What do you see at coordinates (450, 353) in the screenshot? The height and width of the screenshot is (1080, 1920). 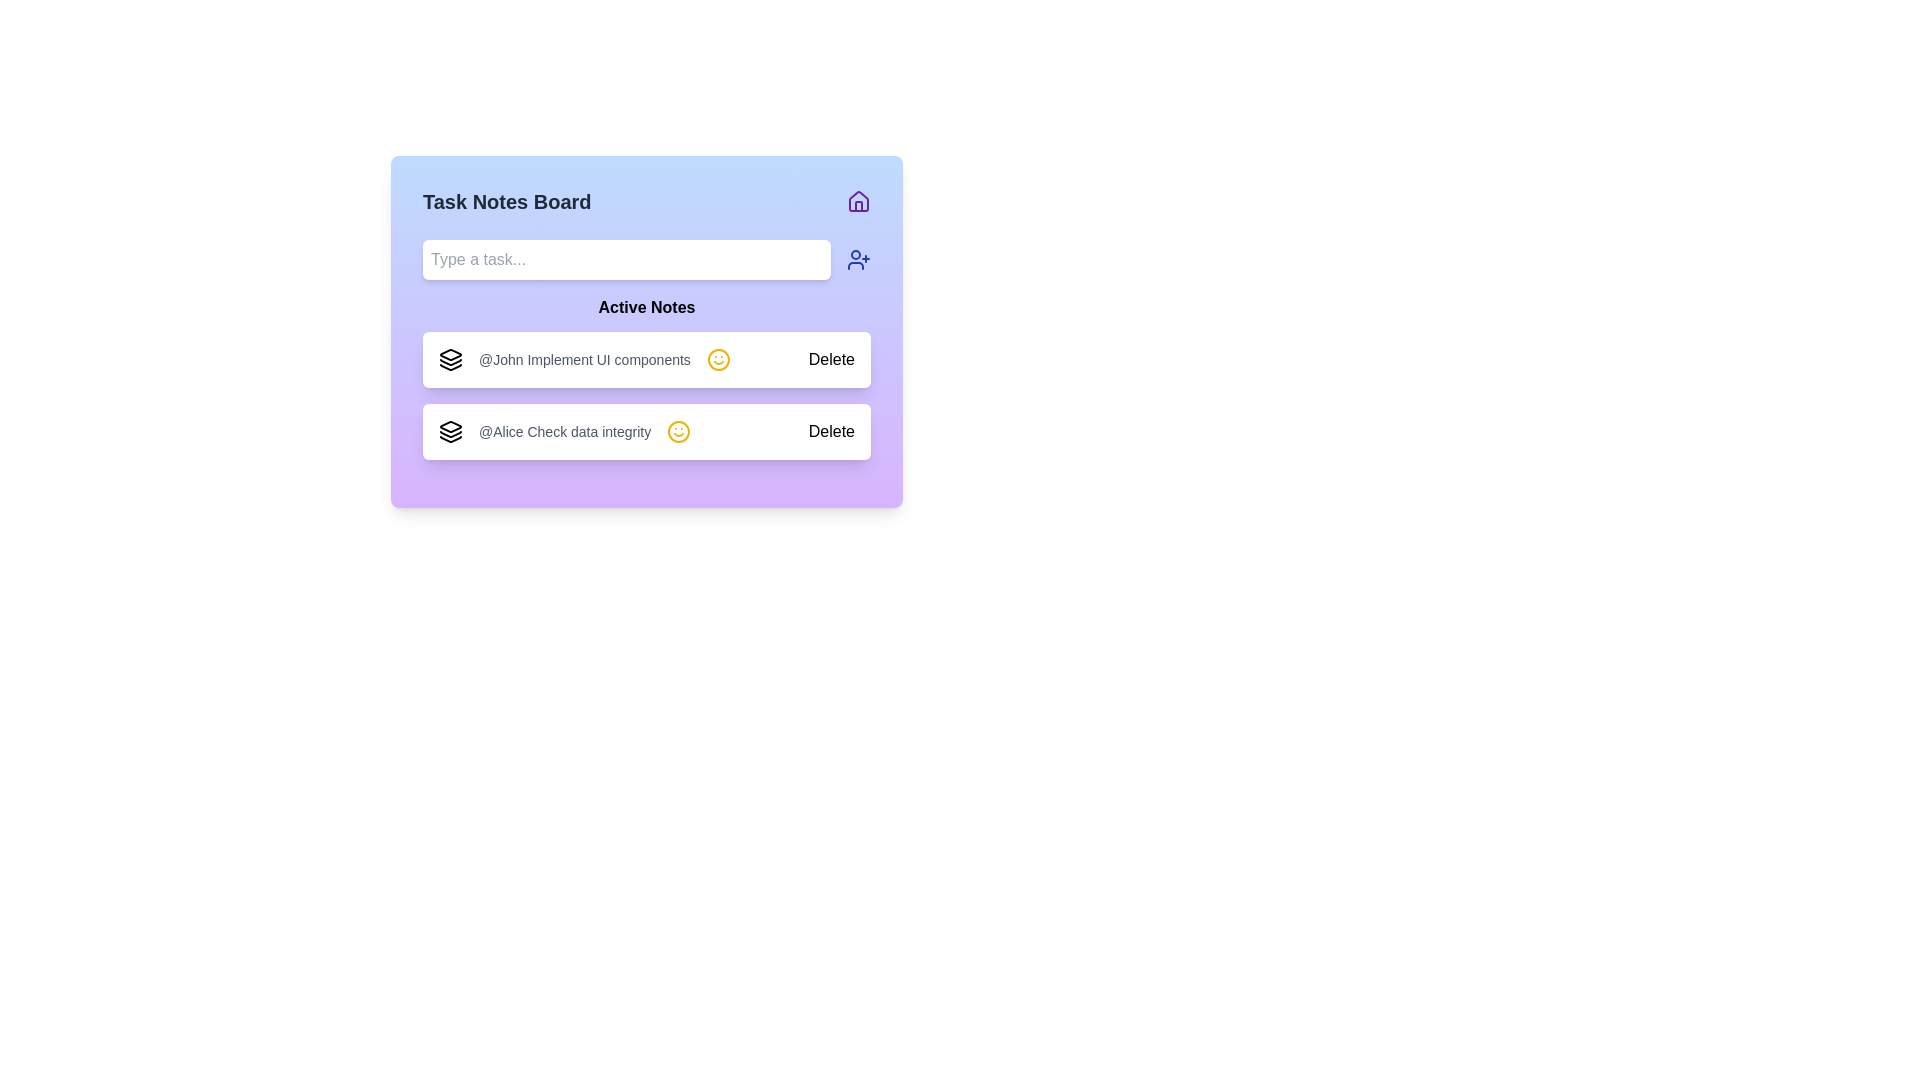 I see `the modern triangular layered icon located on the left side of the application interface, associated with the first entry in the active notes section` at bounding box center [450, 353].